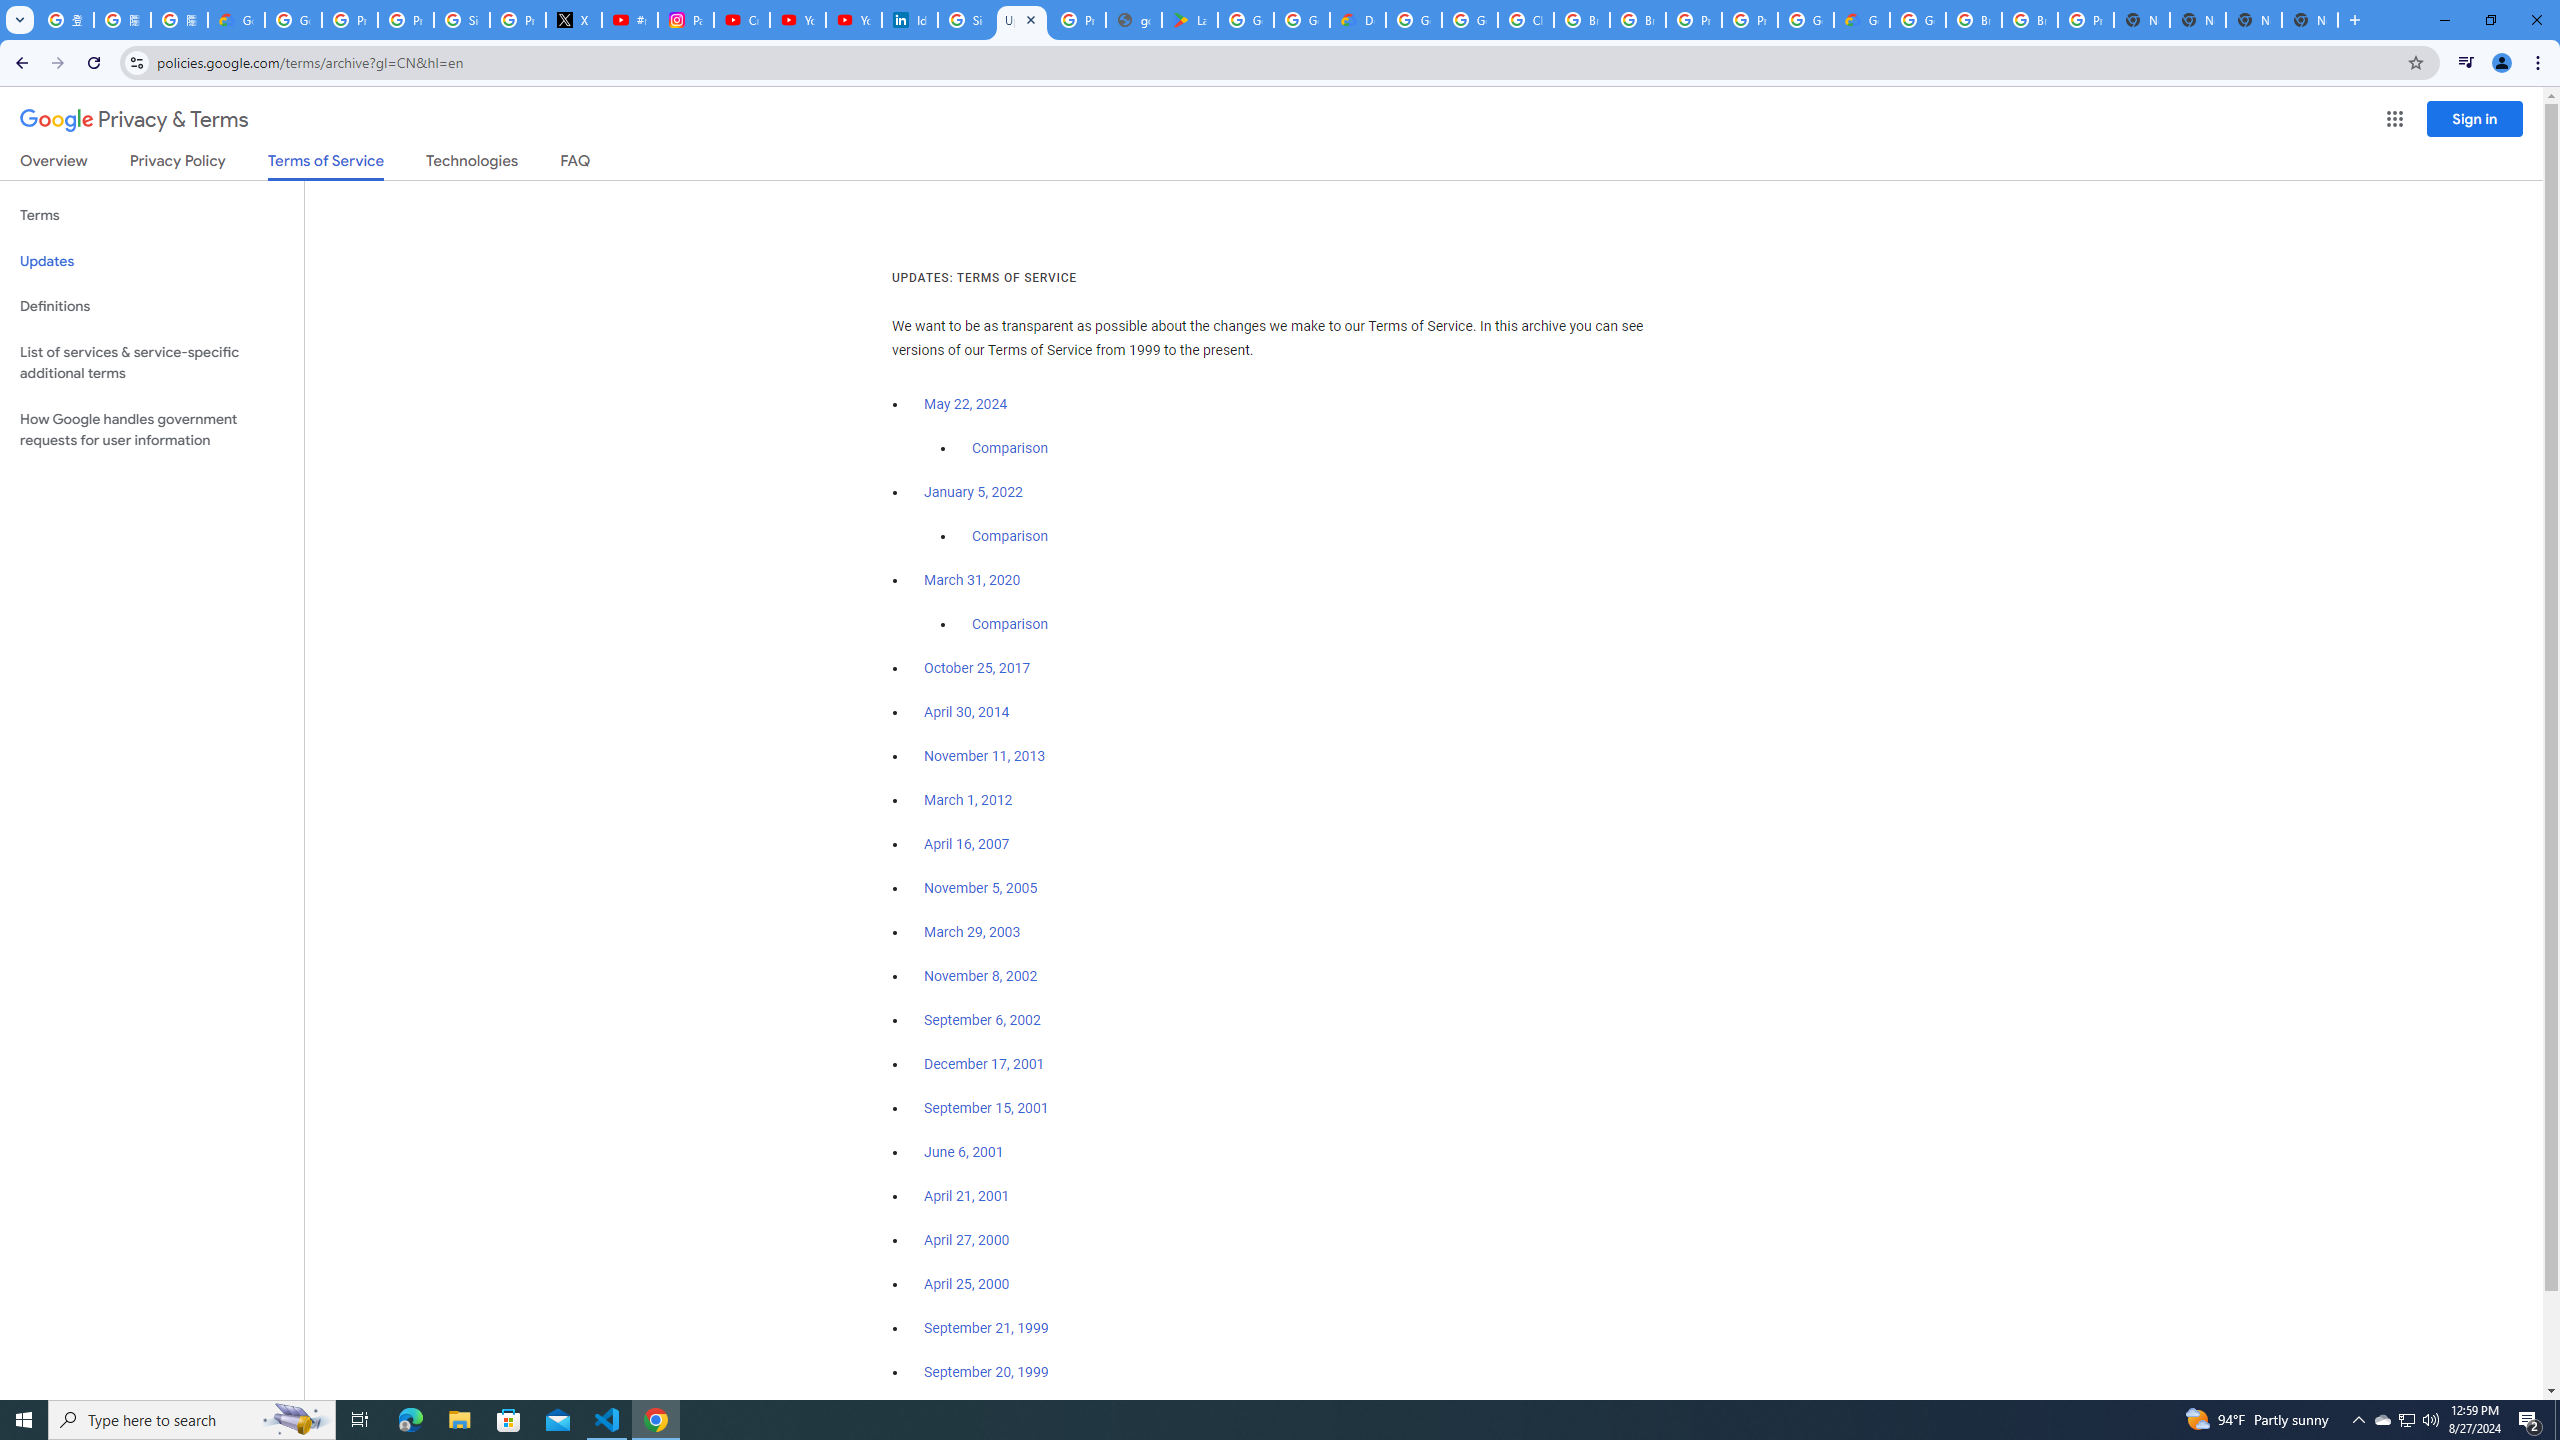 The height and width of the screenshot is (1440, 2560). Describe the element at coordinates (982, 1019) in the screenshot. I see `'September 6, 2002'` at that location.